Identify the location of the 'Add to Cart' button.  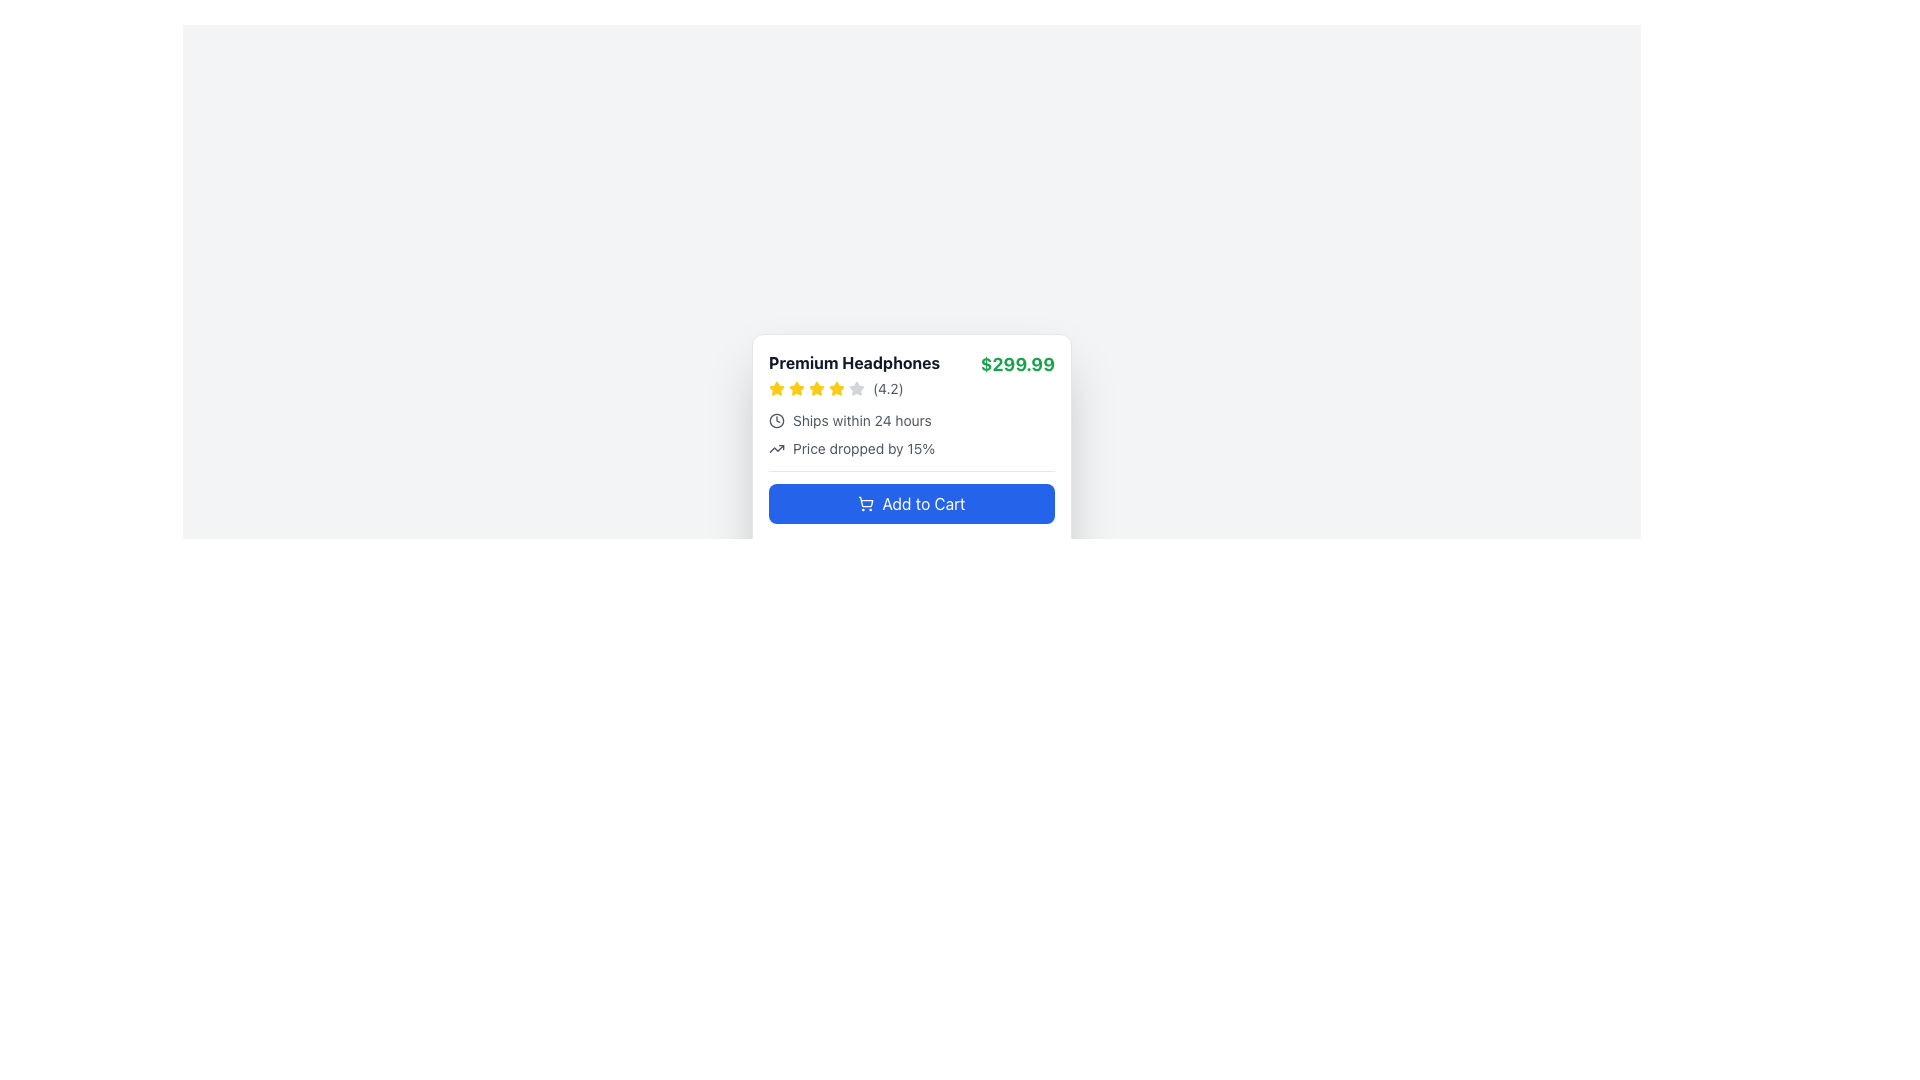
(911, 518).